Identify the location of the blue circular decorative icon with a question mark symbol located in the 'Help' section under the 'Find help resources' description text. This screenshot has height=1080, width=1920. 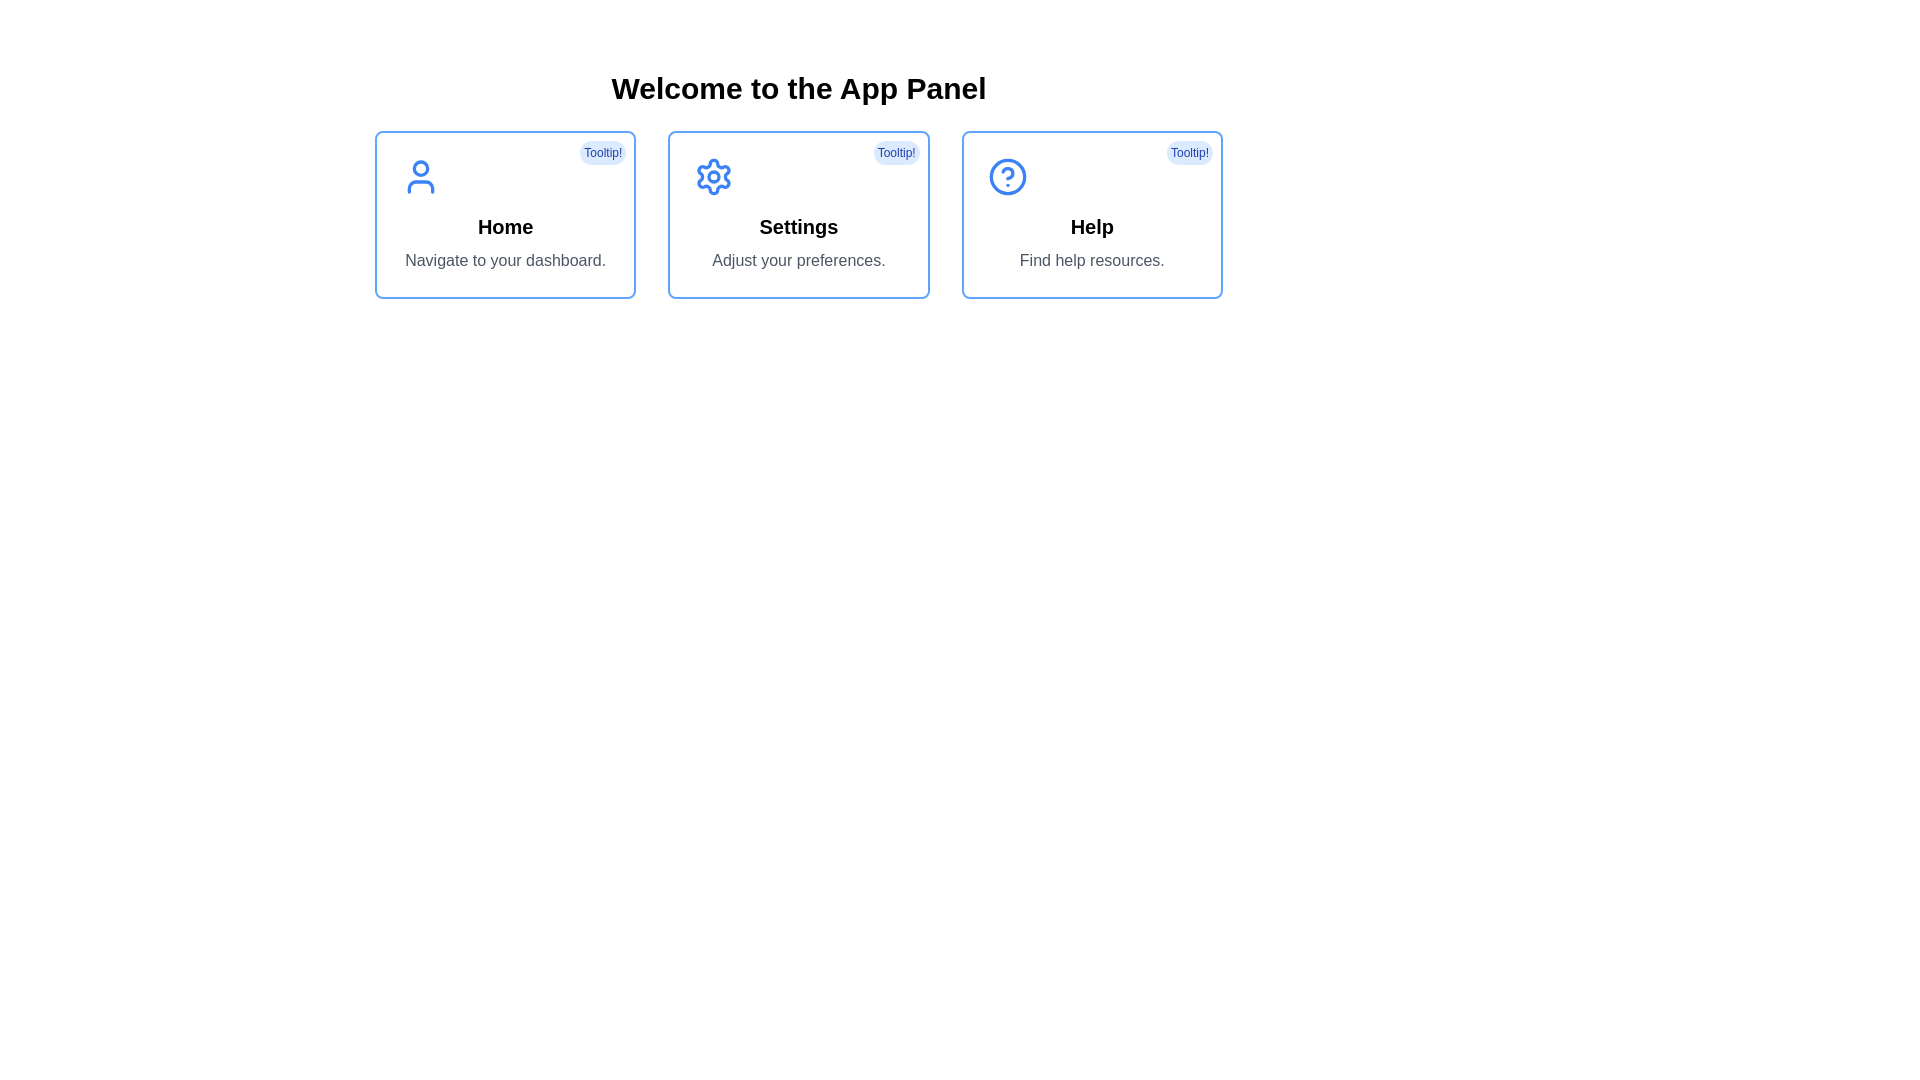
(1007, 176).